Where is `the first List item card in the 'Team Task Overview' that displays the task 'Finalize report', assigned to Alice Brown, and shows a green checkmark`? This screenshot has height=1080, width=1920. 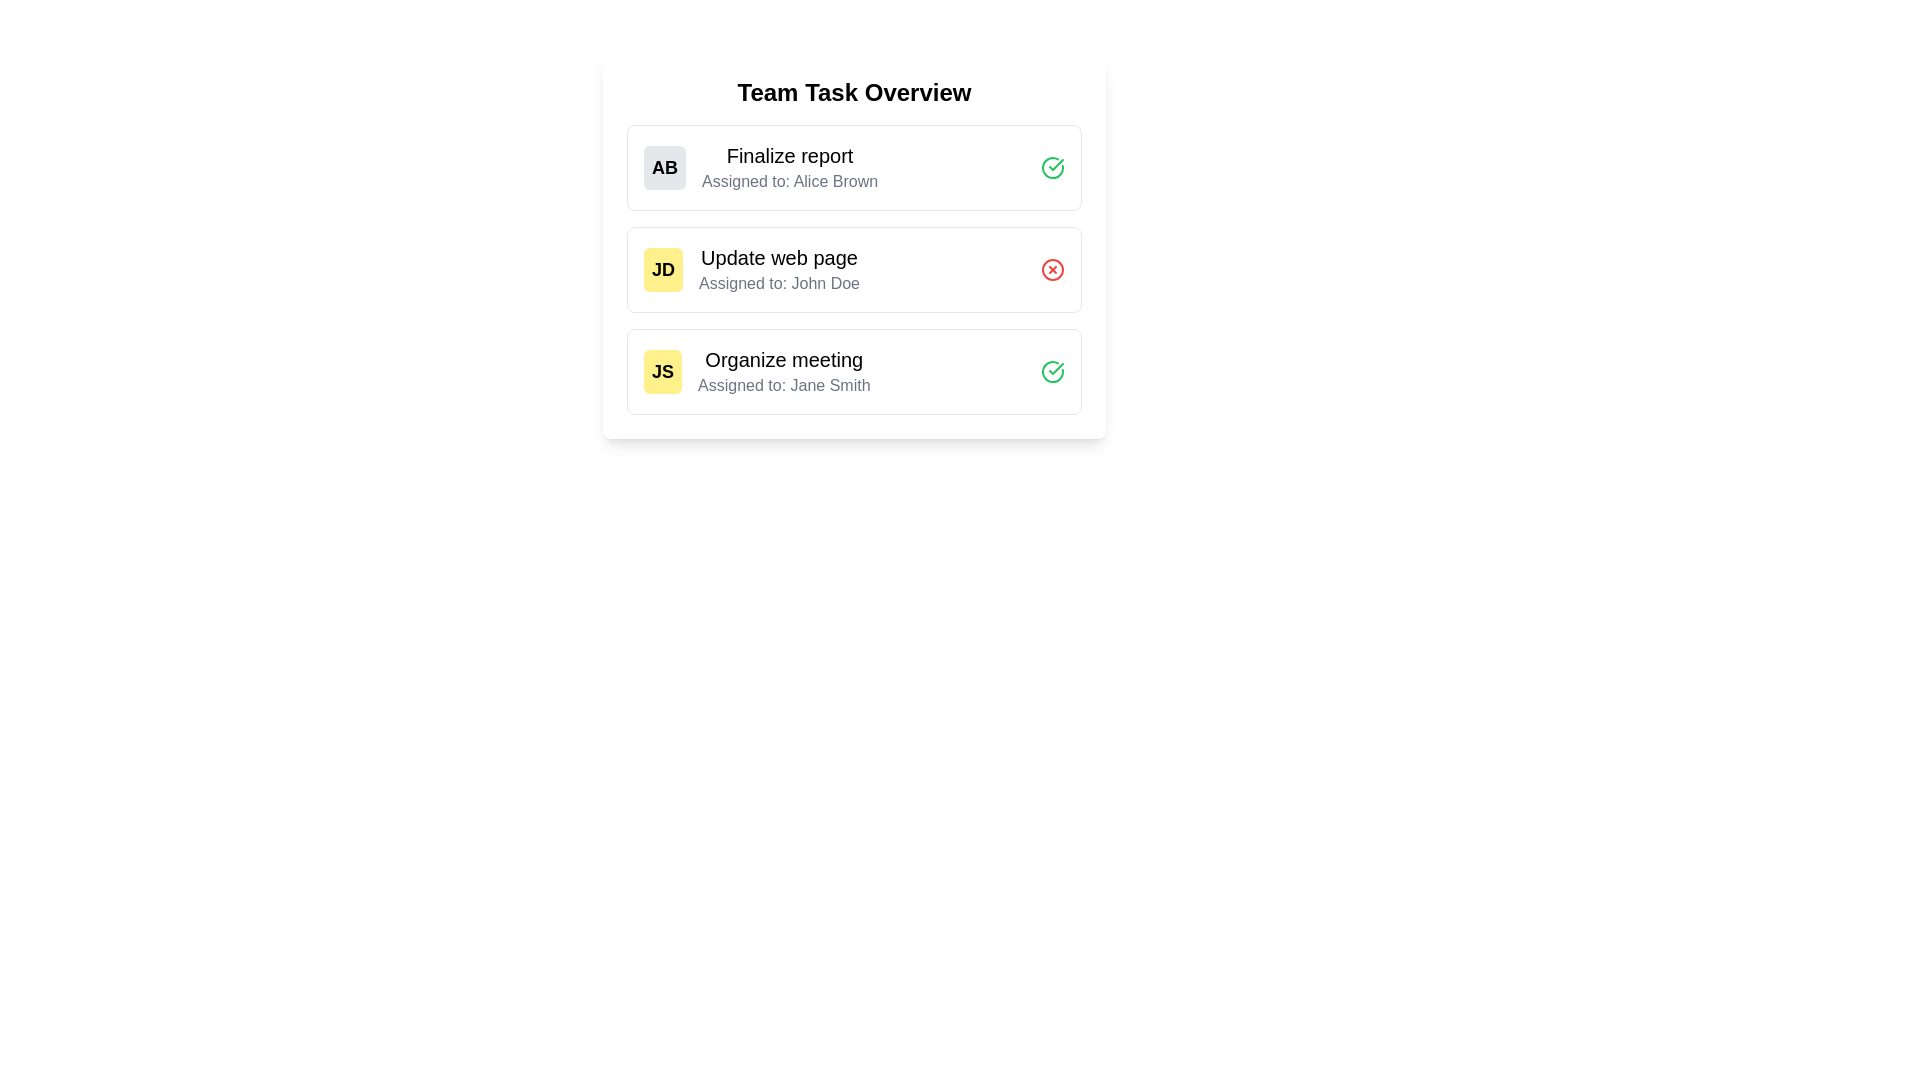 the first List item card in the 'Team Task Overview' that displays the task 'Finalize report', assigned to Alice Brown, and shows a green checkmark is located at coordinates (854, 167).